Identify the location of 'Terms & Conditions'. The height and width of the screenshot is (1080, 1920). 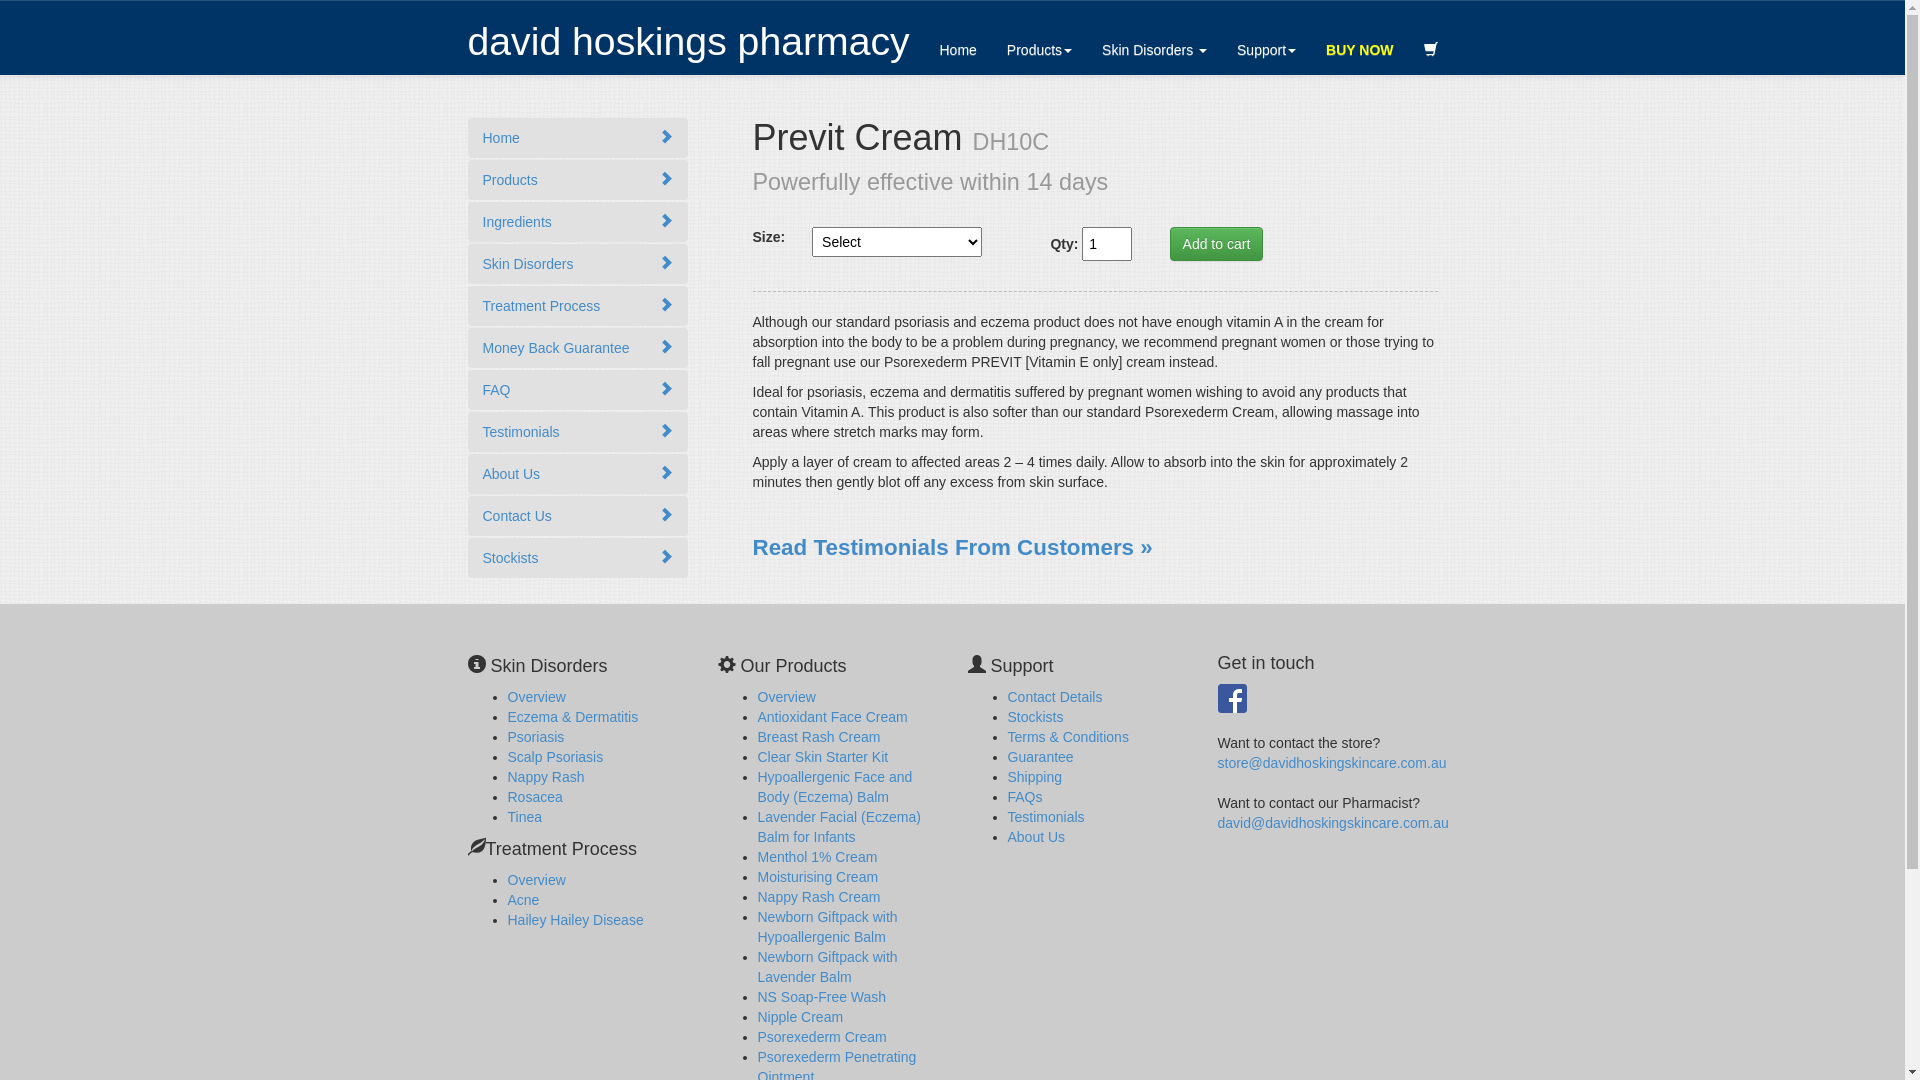
(1067, 736).